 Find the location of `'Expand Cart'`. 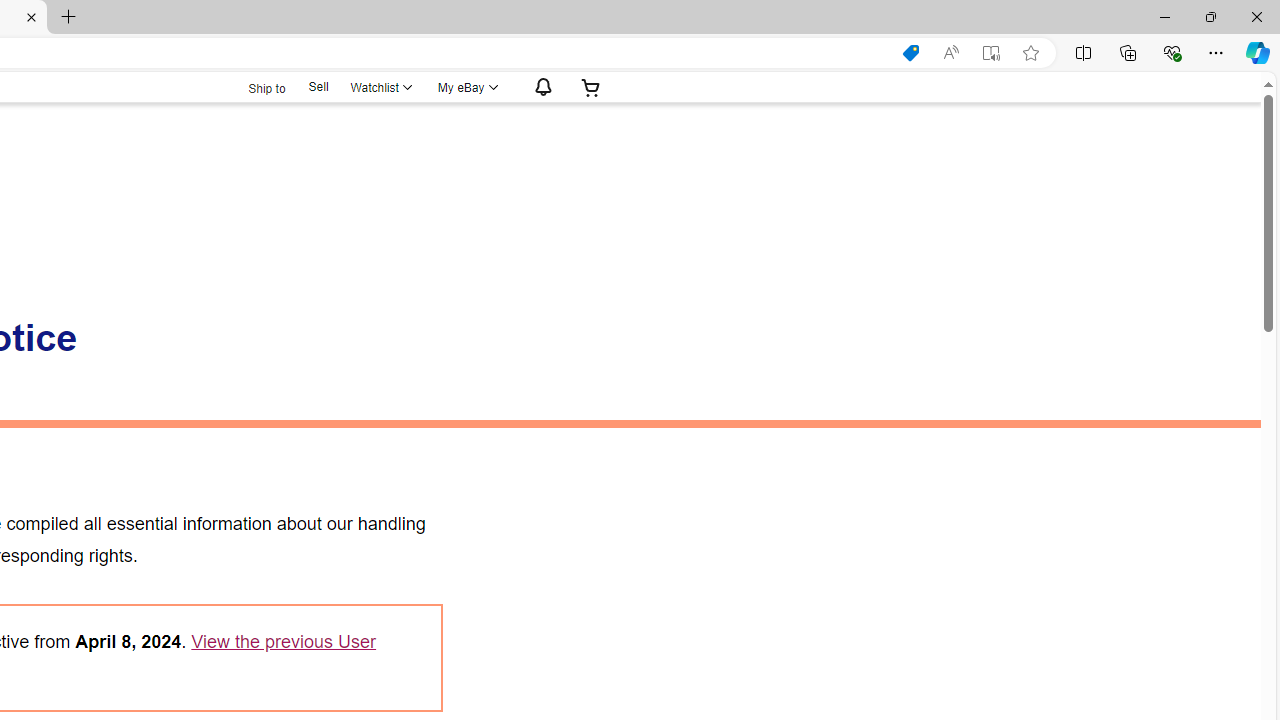

'Expand Cart' is located at coordinates (590, 86).